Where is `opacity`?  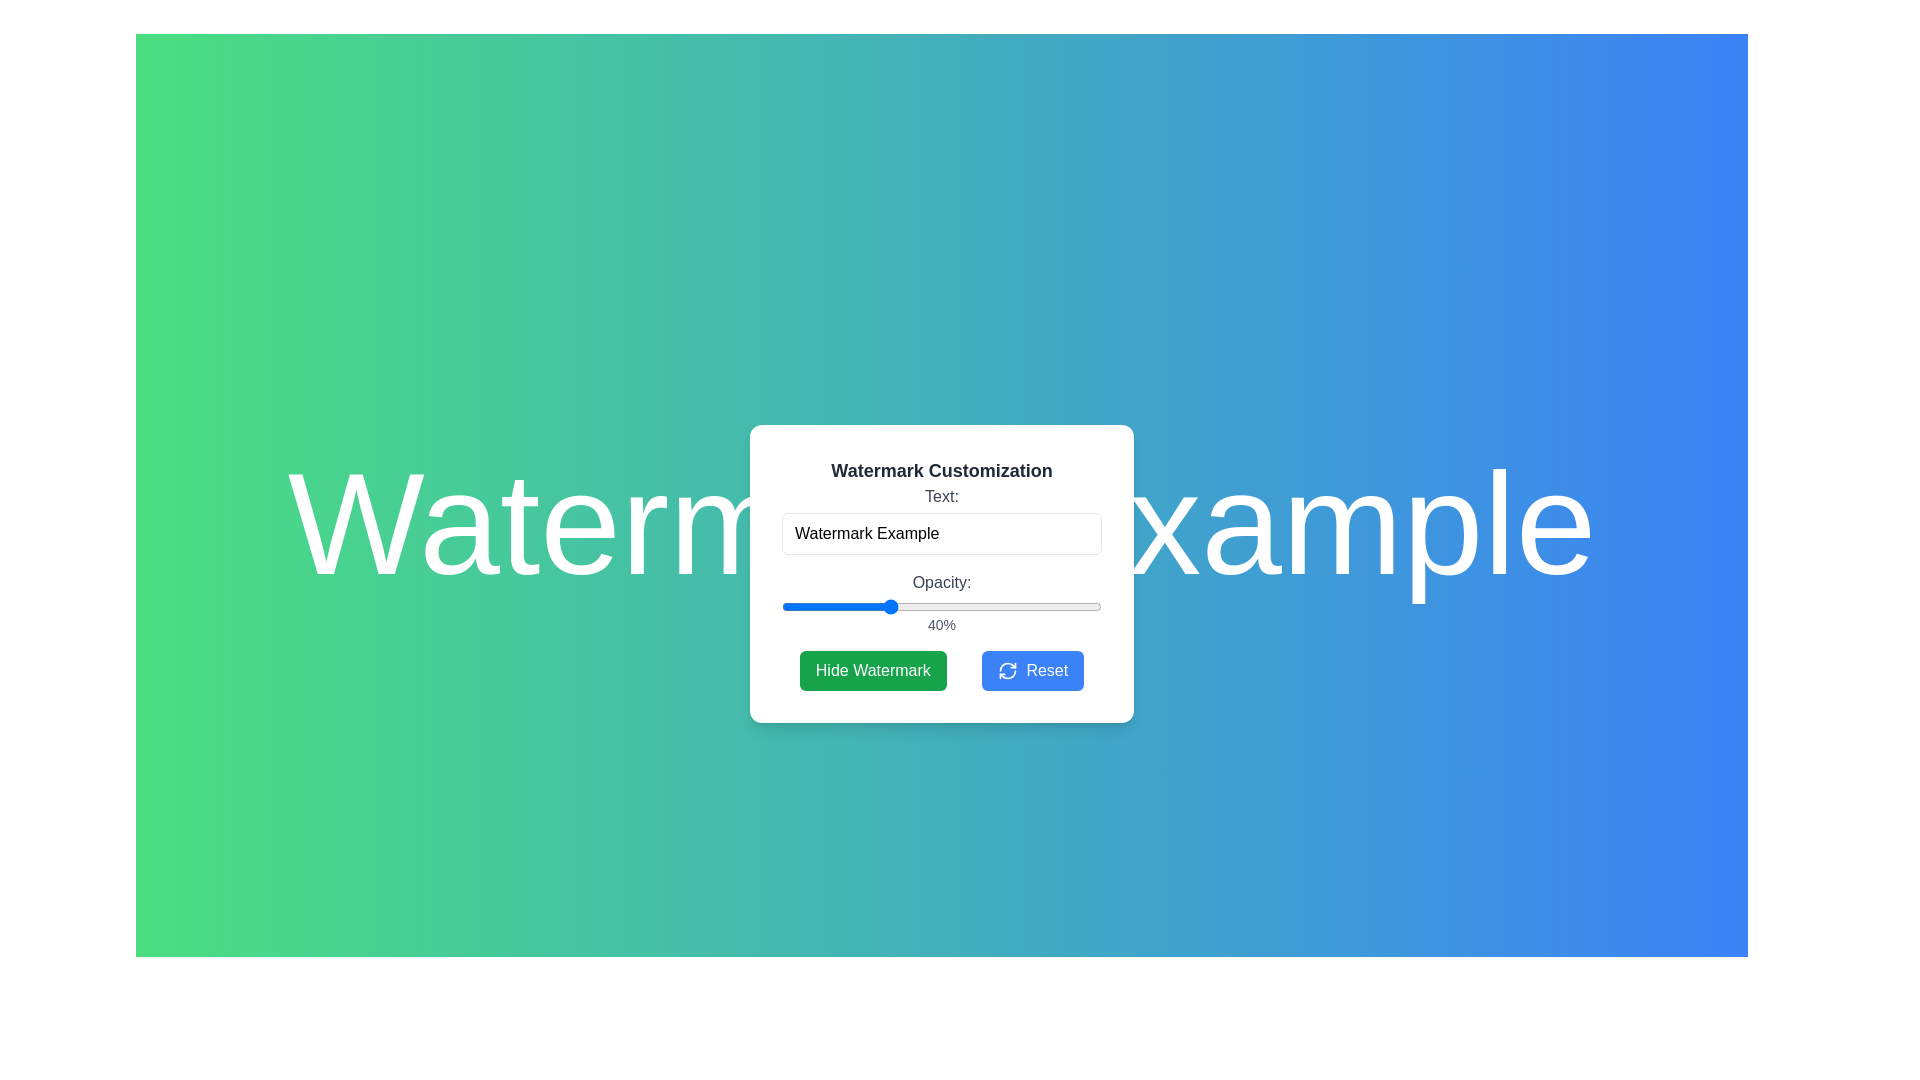
opacity is located at coordinates (1023, 605).